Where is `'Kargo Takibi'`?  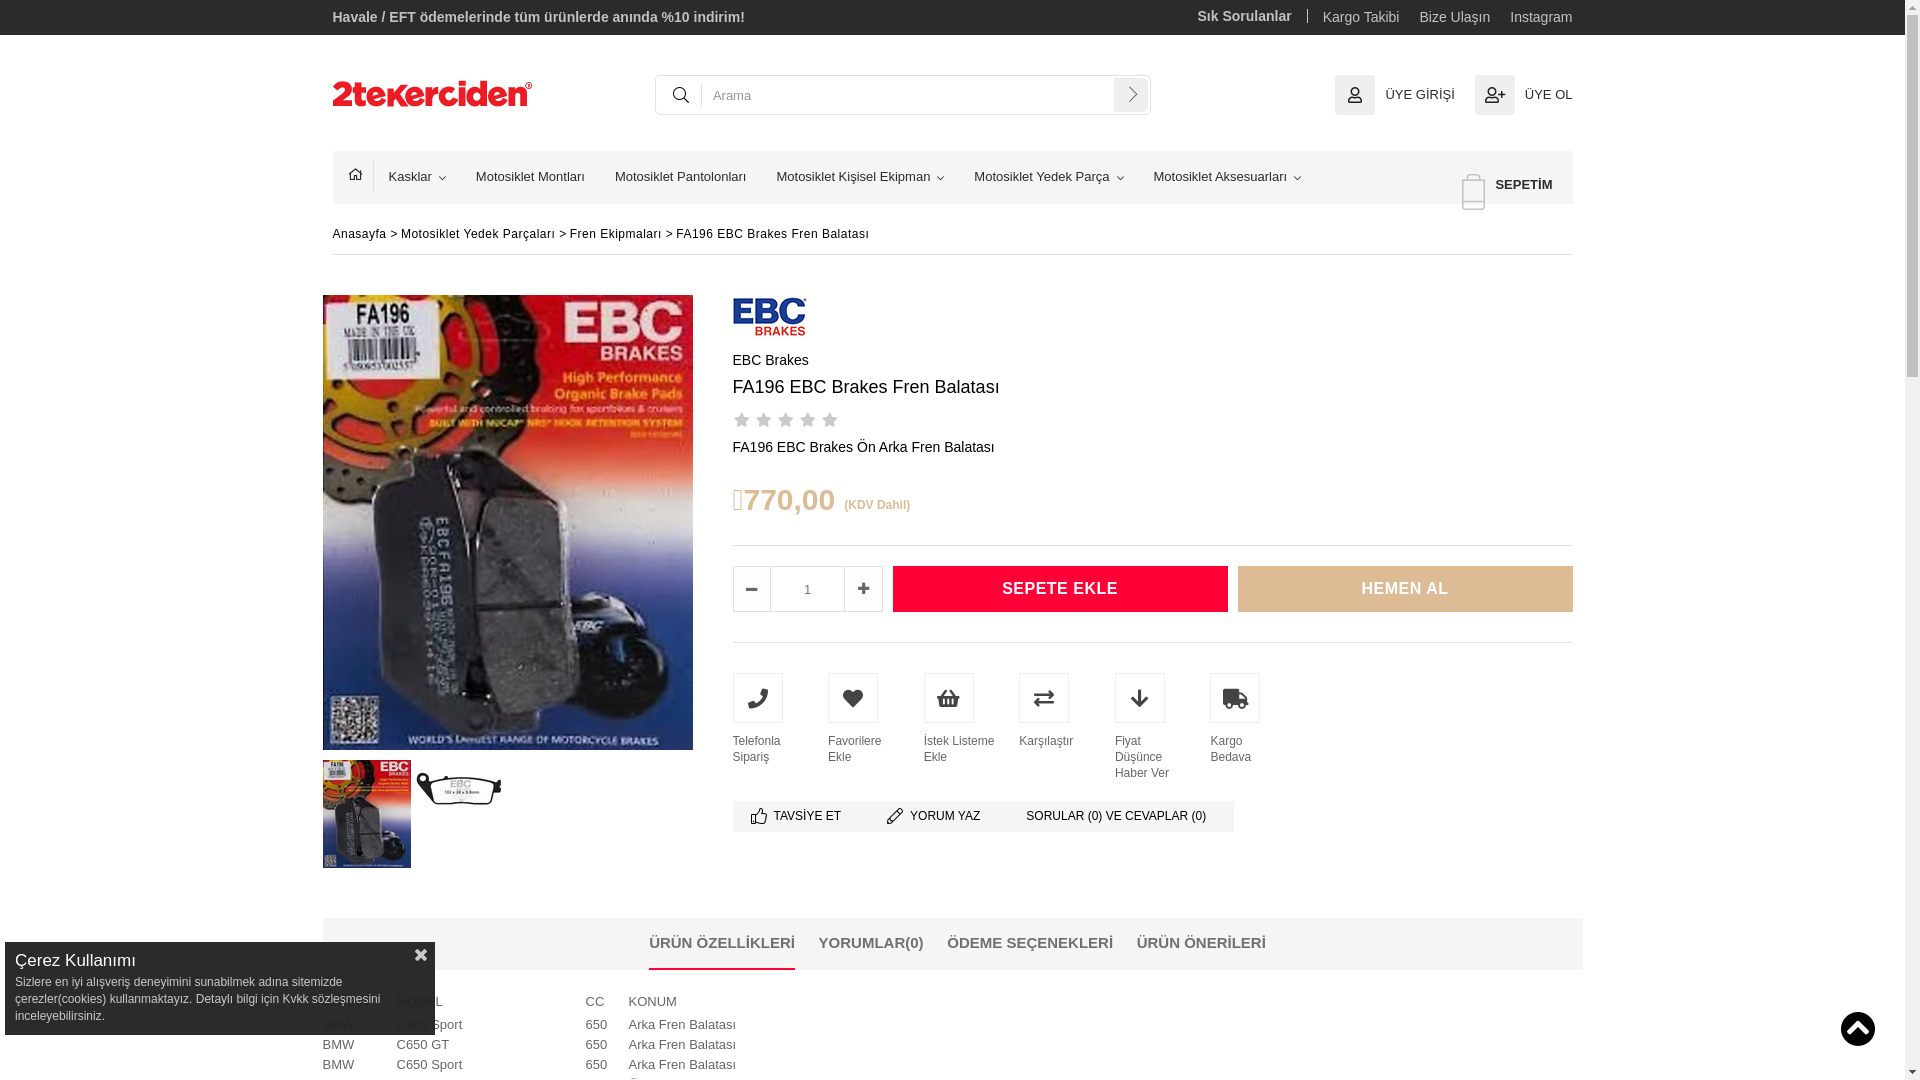 'Kargo Takibi' is located at coordinates (1360, 16).